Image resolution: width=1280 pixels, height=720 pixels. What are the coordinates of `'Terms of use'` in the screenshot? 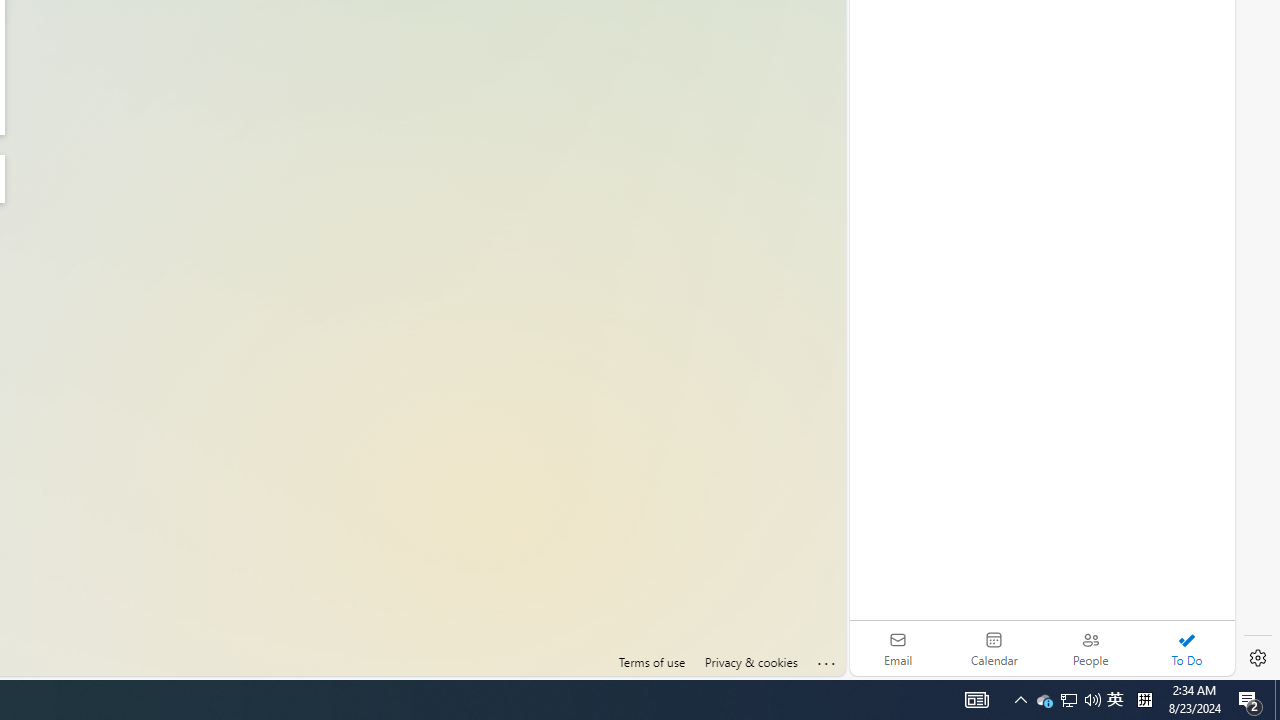 It's located at (652, 662).